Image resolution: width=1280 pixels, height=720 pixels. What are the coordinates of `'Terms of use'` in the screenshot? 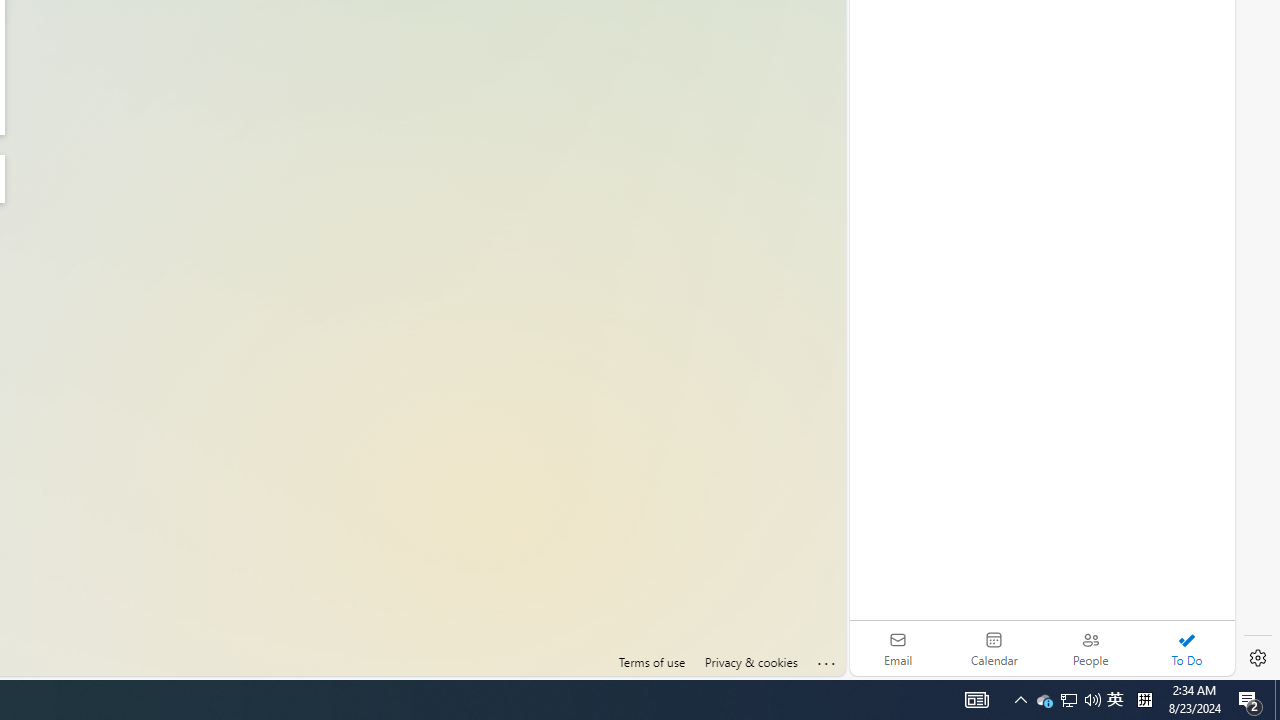 It's located at (652, 662).